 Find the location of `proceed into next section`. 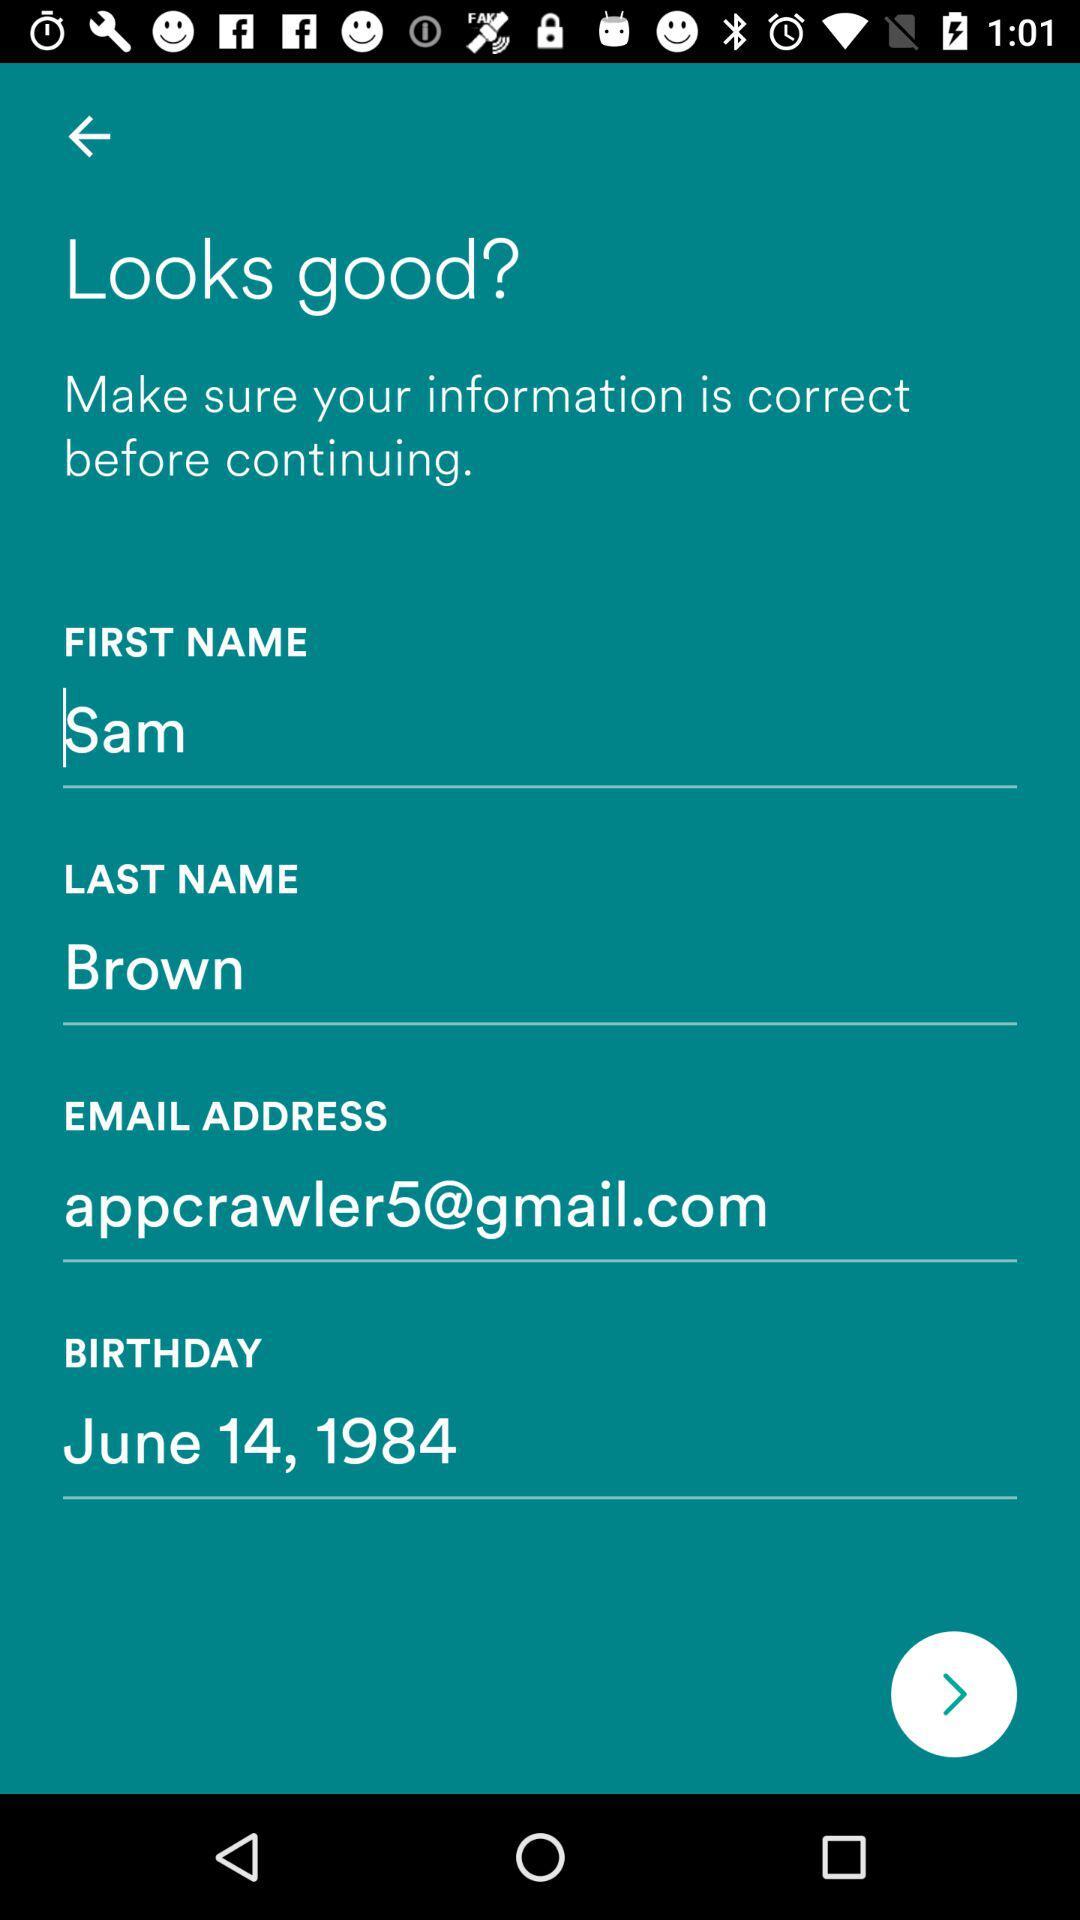

proceed into next section is located at coordinates (952, 1693).